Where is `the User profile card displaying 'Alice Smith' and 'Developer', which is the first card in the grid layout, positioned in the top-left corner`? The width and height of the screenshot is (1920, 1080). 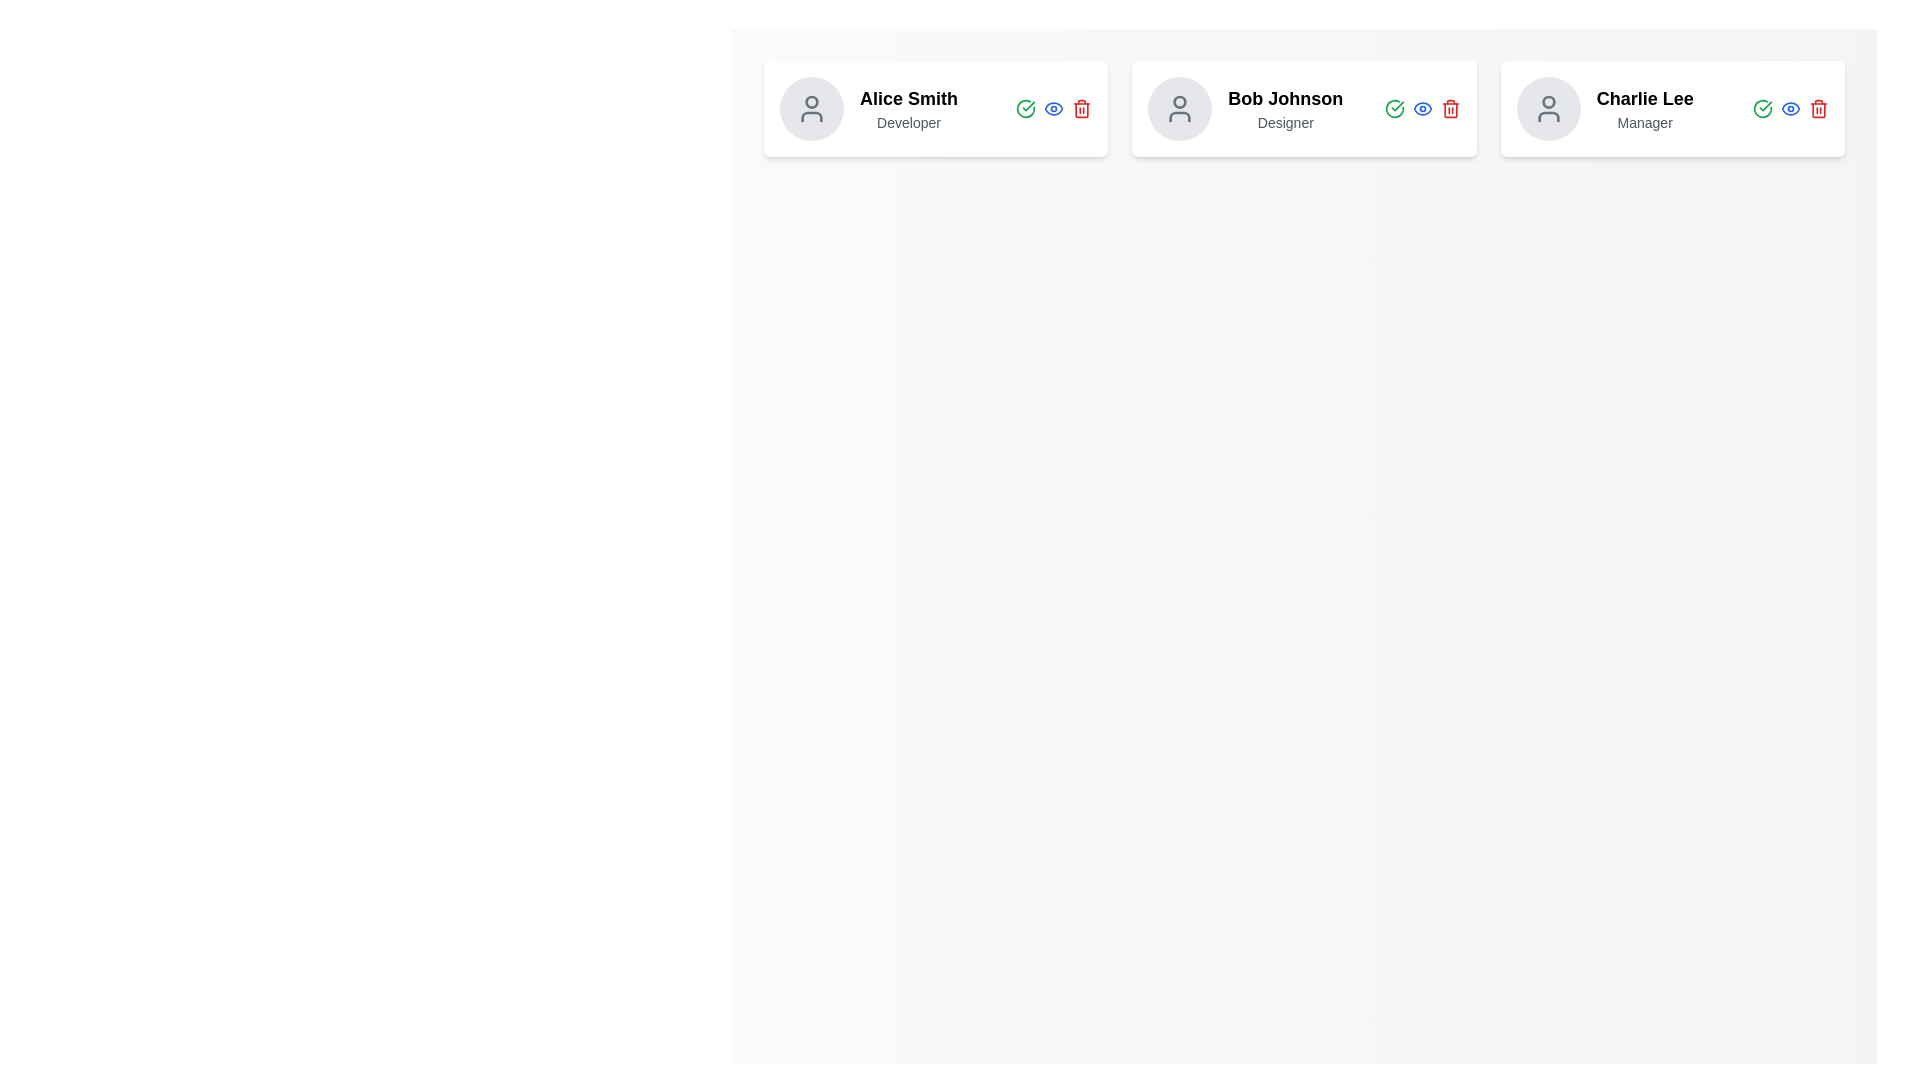
the User profile card displaying 'Alice Smith' and 'Developer', which is the first card in the grid layout, positioned in the top-left corner is located at coordinates (935, 108).